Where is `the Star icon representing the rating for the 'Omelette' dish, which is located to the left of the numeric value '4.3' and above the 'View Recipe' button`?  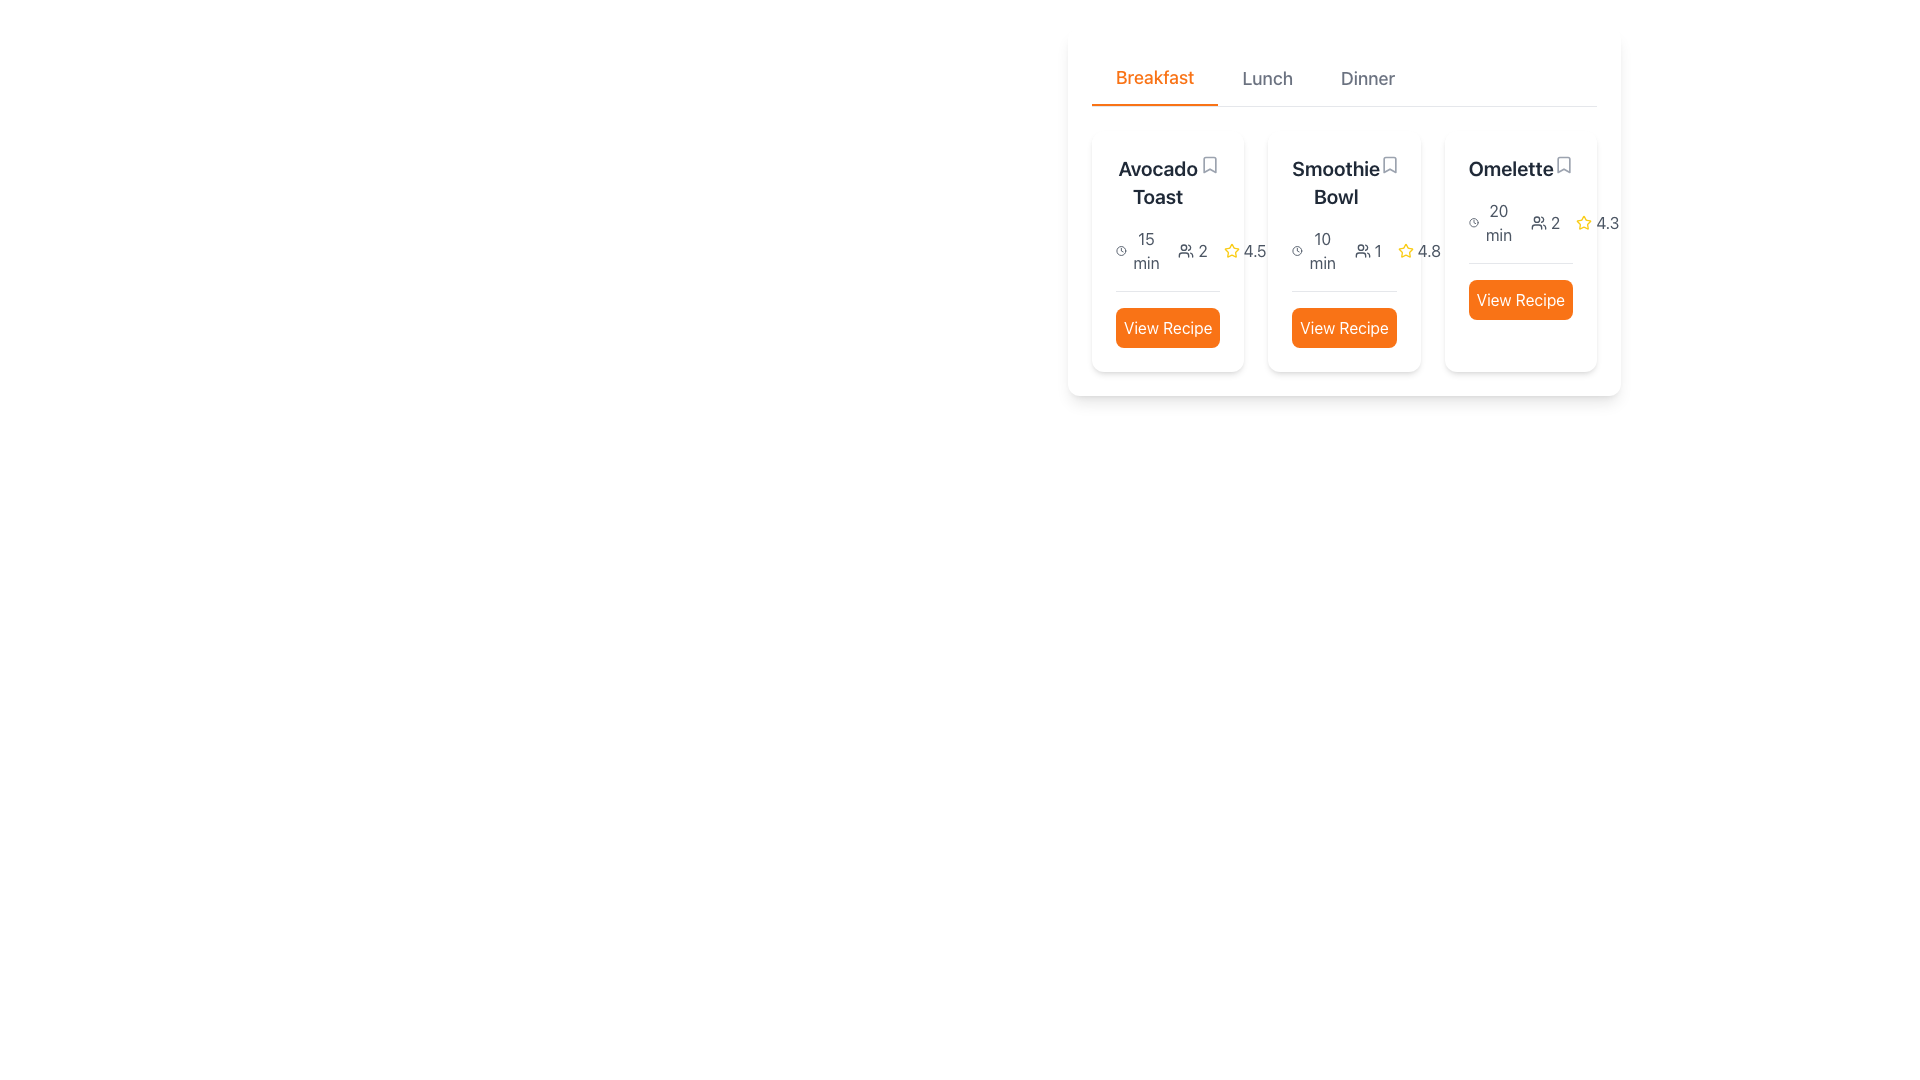
the Star icon representing the rating for the 'Omelette' dish, which is located to the left of the numeric value '4.3' and above the 'View Recipe' button is located at coordinates (1583, 222).